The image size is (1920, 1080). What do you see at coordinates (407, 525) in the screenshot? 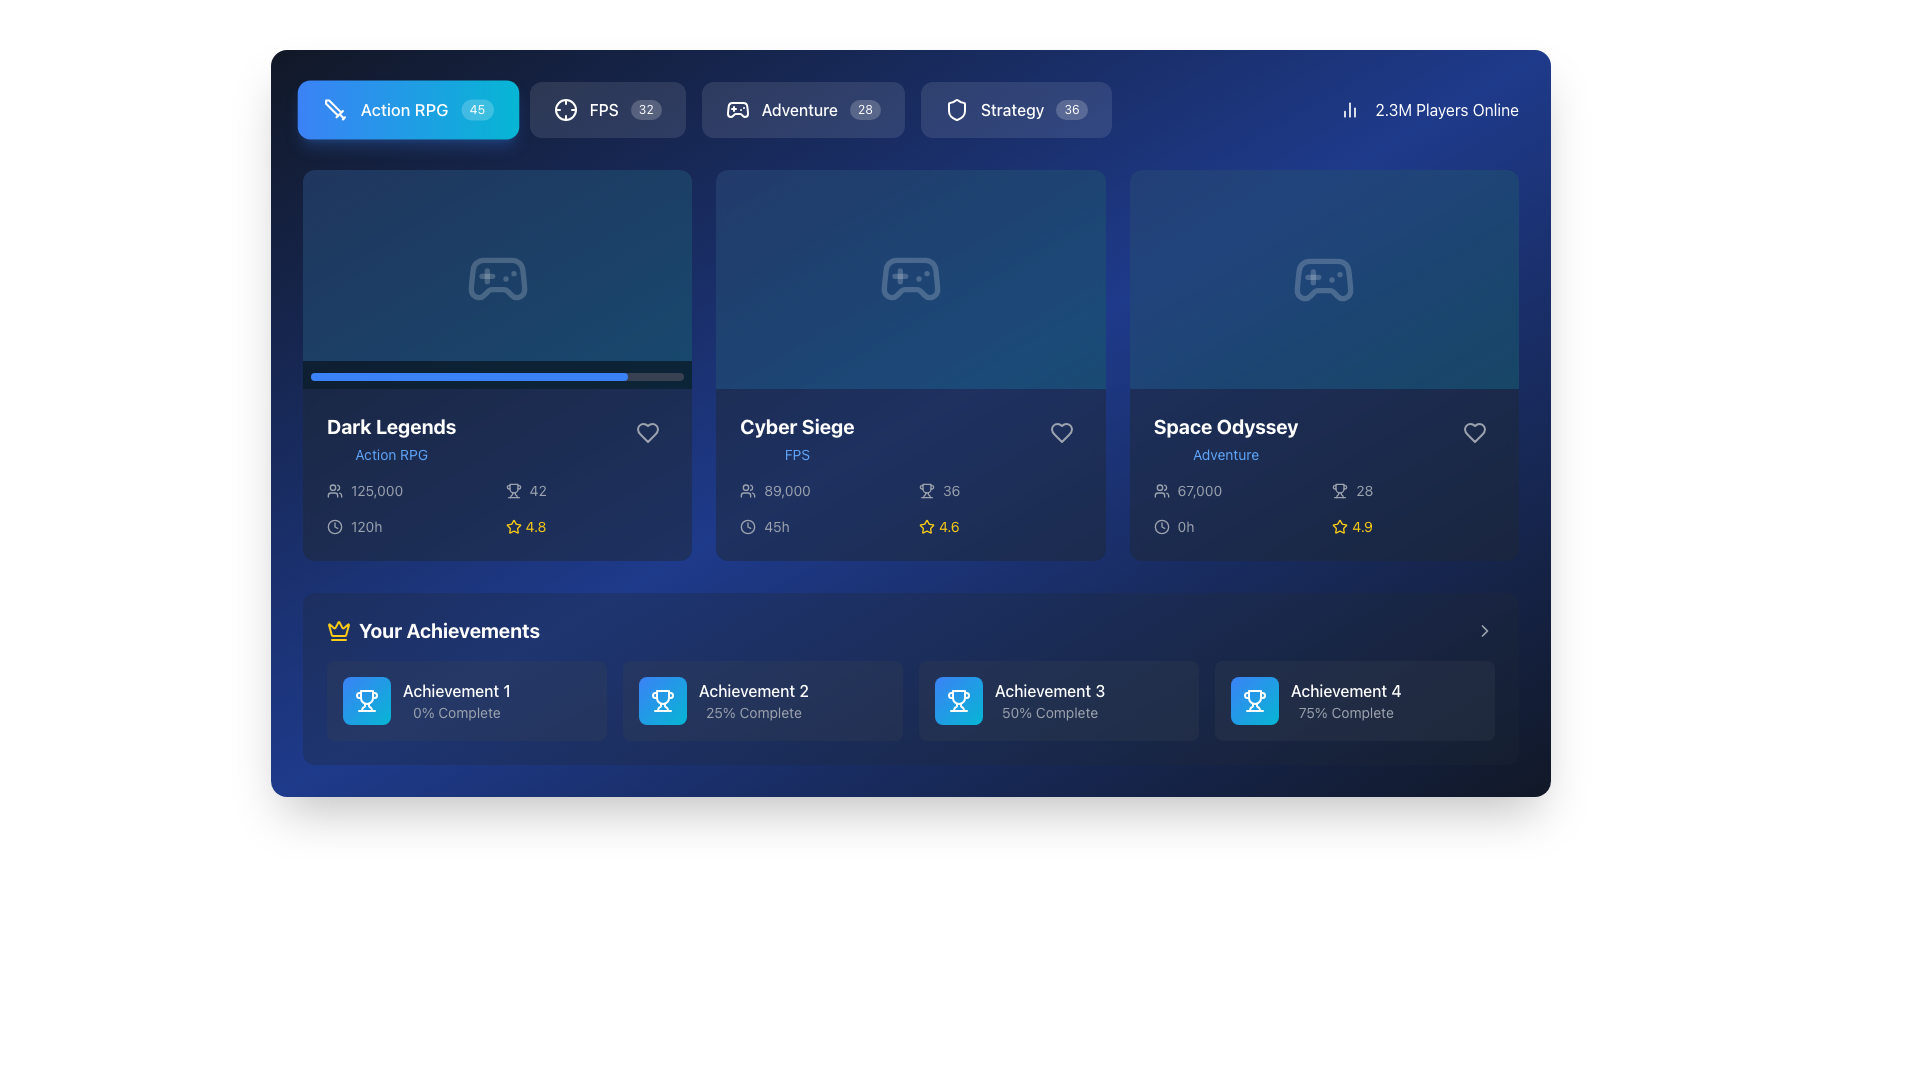
I see `the total playtime label located at the bottom-left of the game card, immediately below the user rating and to the left of the rating score` at bounding box center [407, 525].